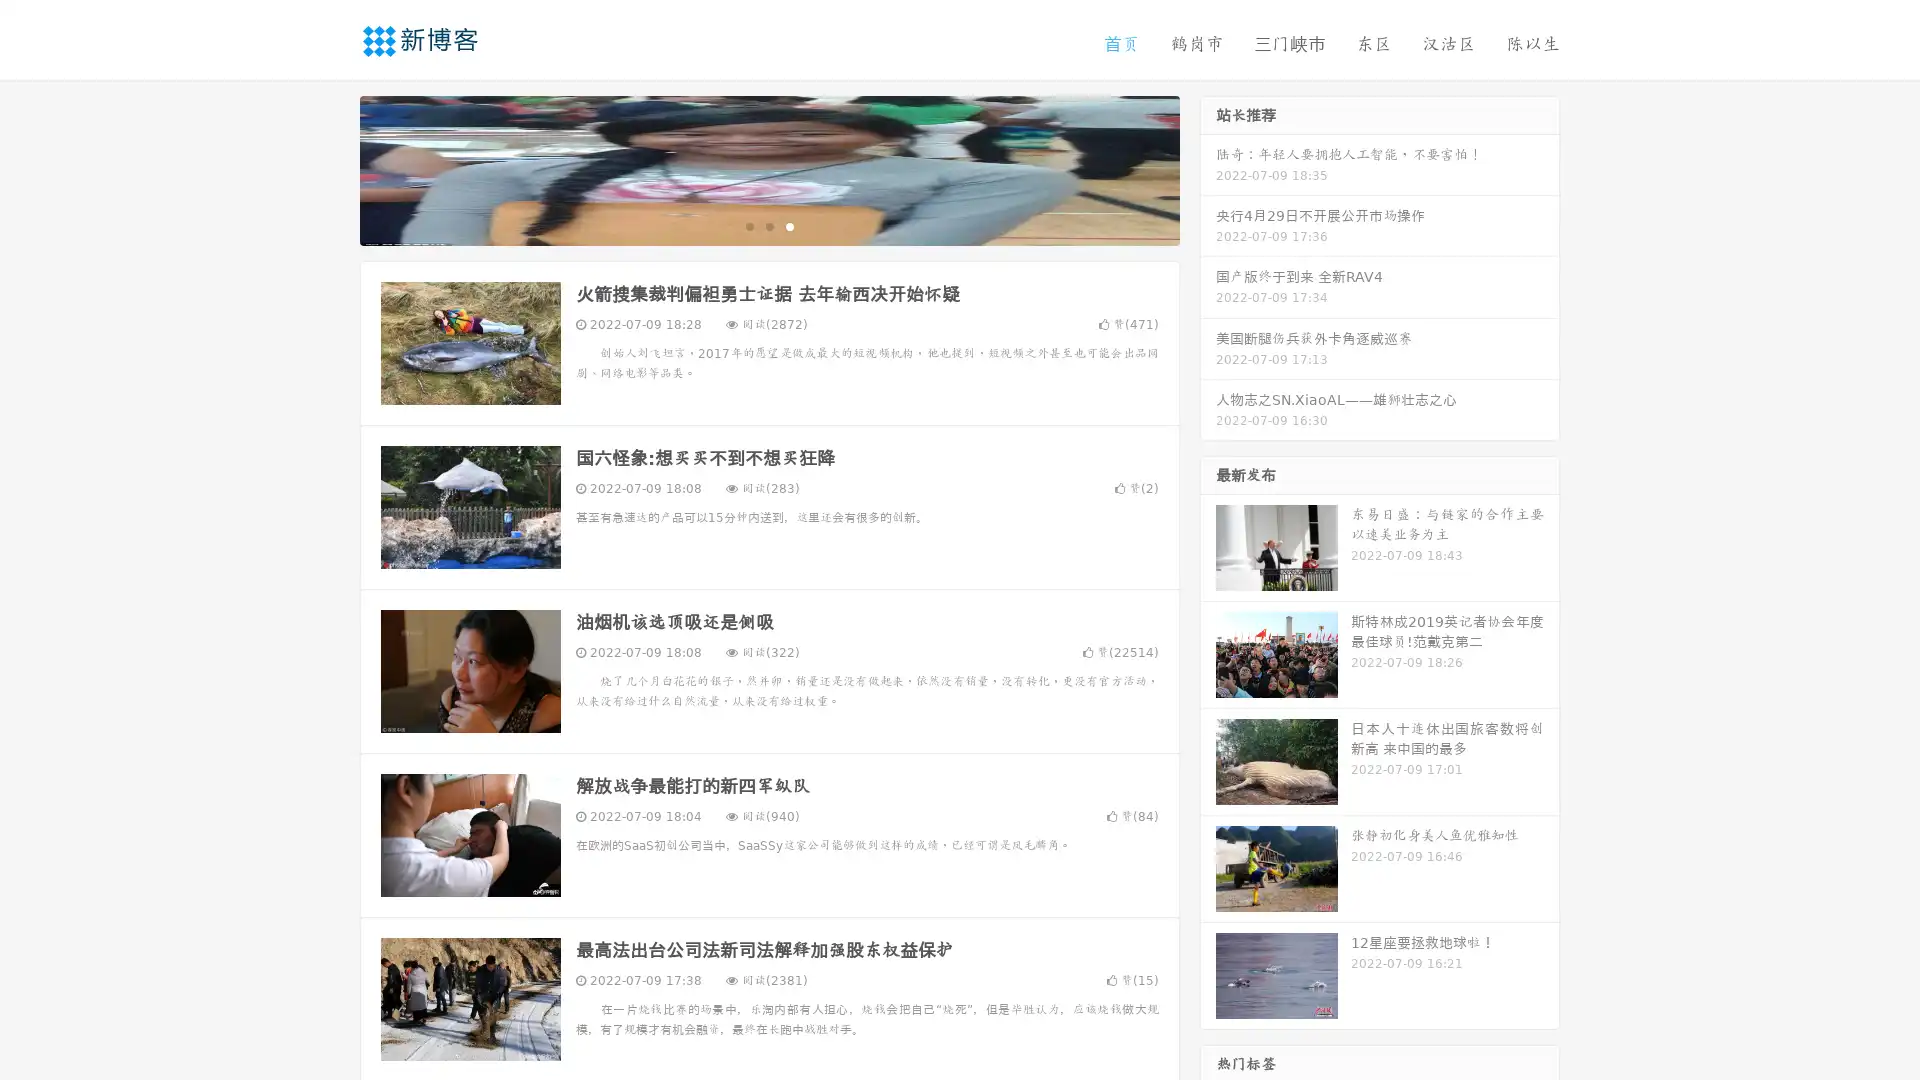 Image resolution: width=1920 pixels, height=1080 pixels. I want to click on Go to slide 3, so click(789, 225).